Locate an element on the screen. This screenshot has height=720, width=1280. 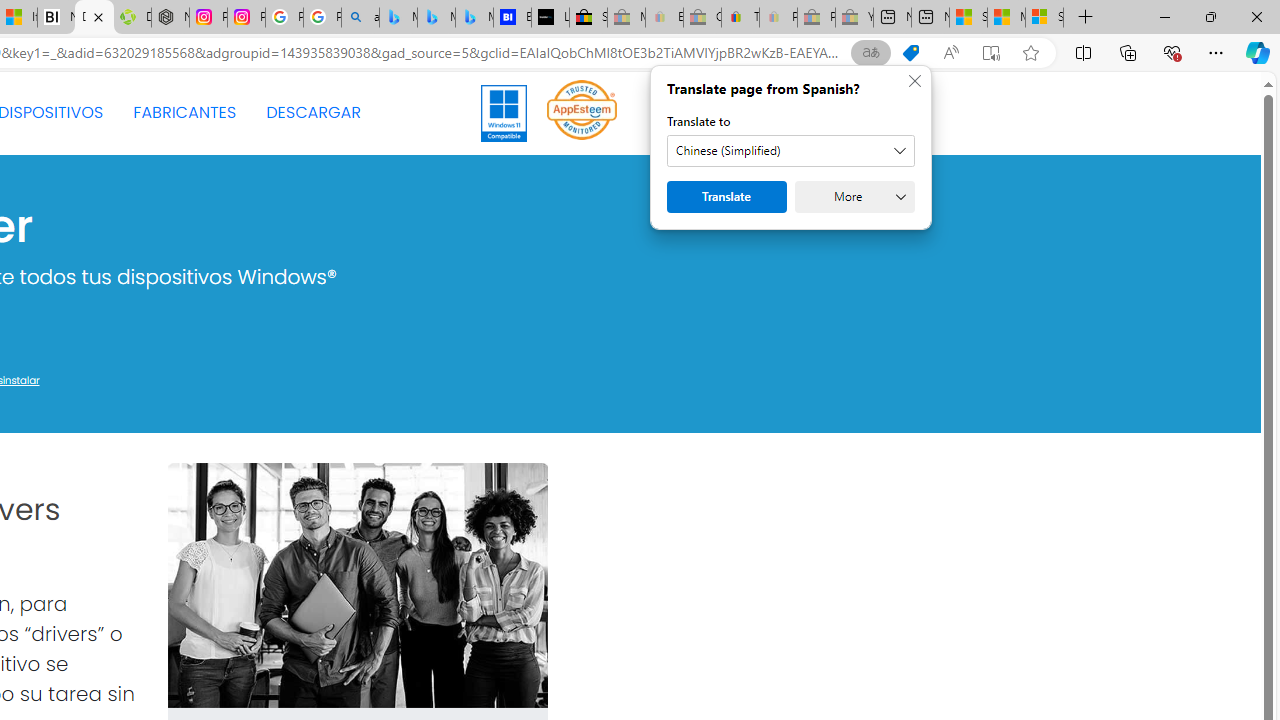
'Threats and offensive language policy | eBay' is located at coordinates (739, 17).